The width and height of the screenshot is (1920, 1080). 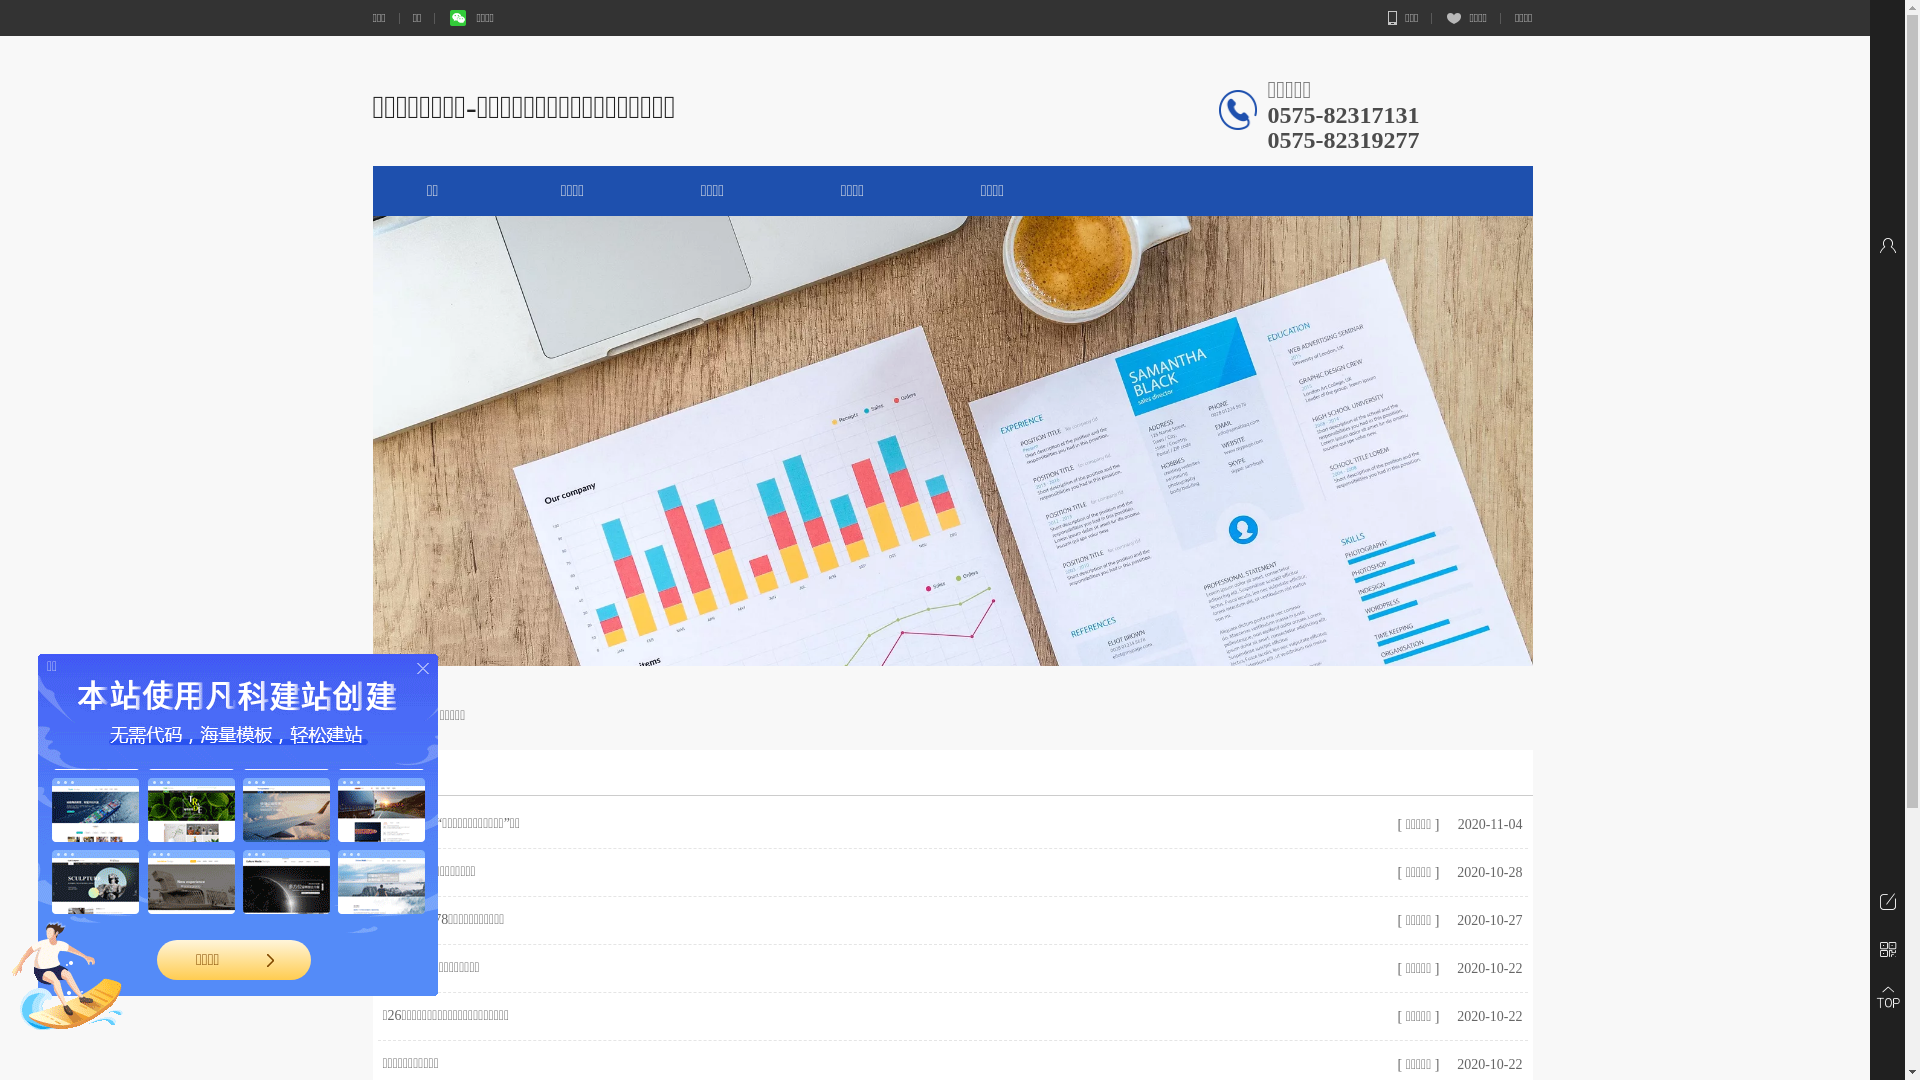 What do you see at coordinates (1451, 966) in the screenshot?
I see `'2020-10-22'` at bounding box center [1451, 966].